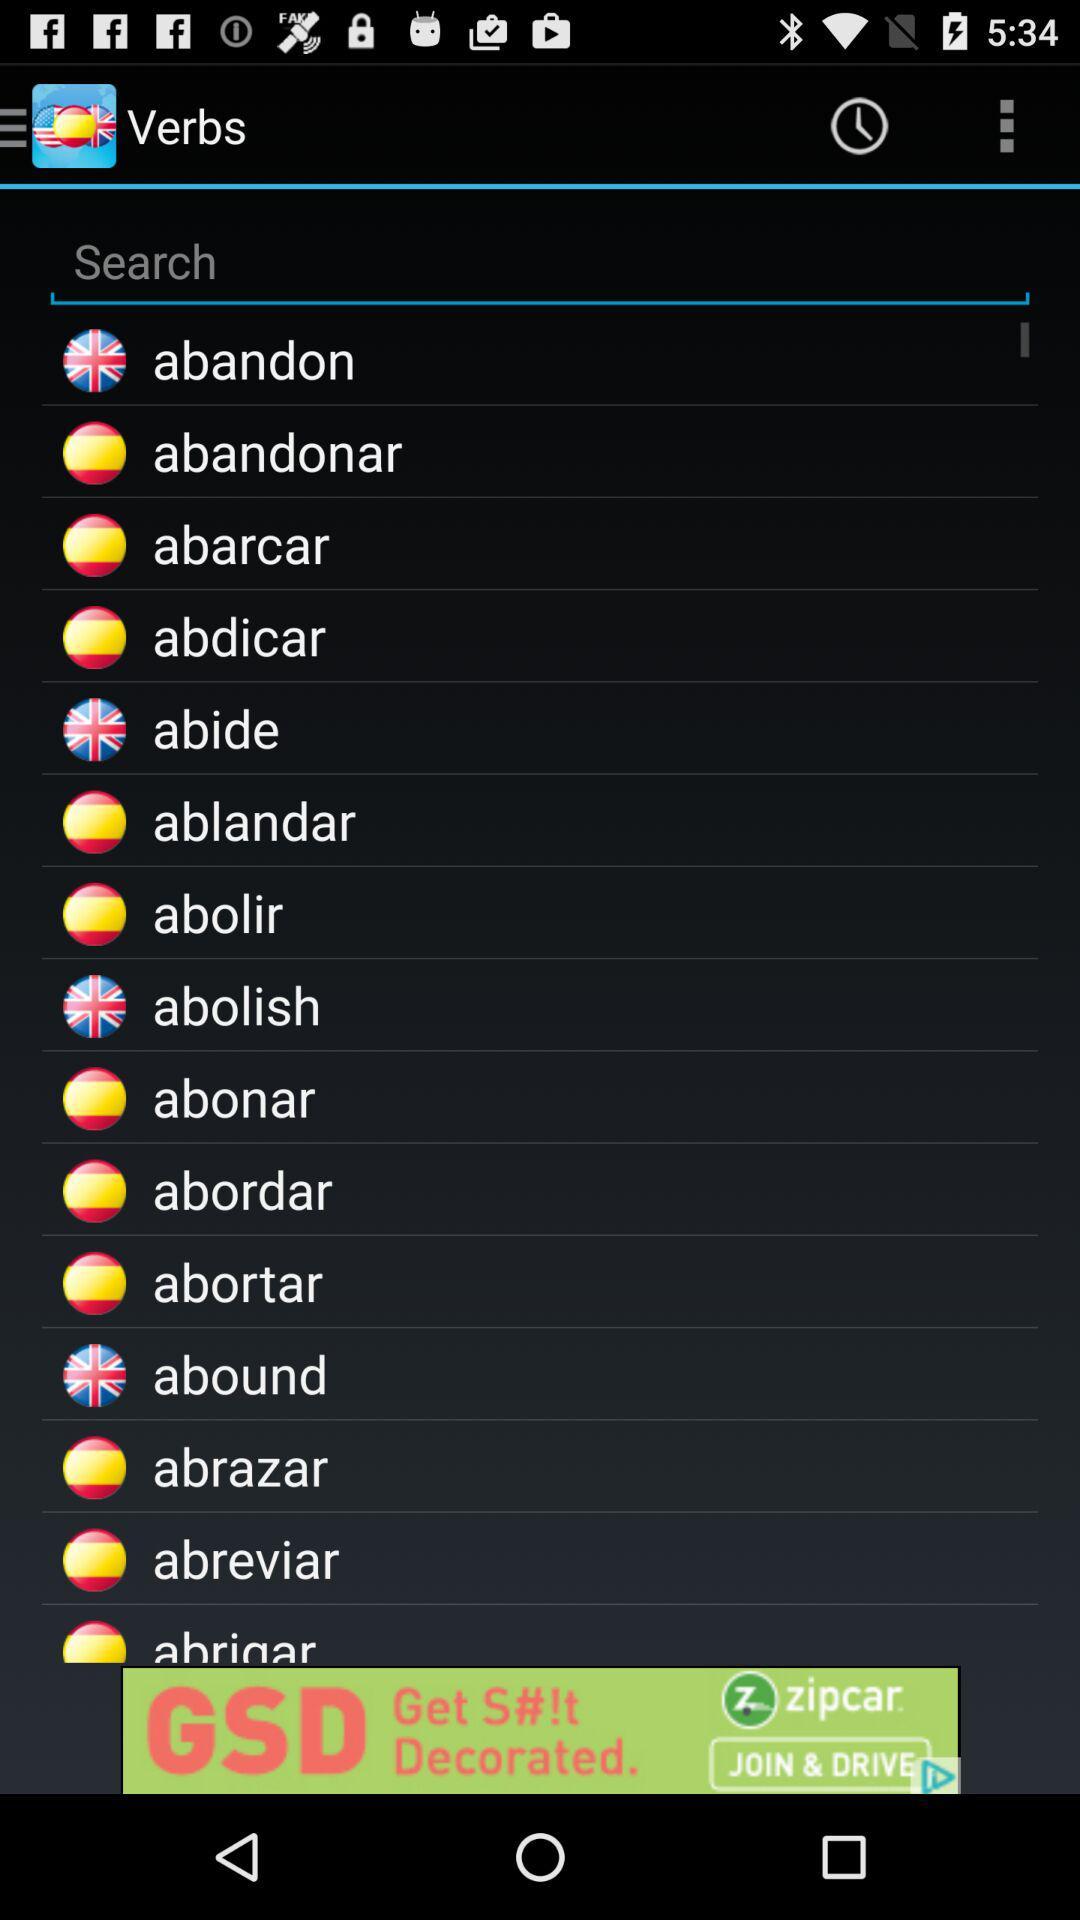 The height and width of the screenshot is (1920, 1080). I want to click on the advertised site, so click(540, 1727).